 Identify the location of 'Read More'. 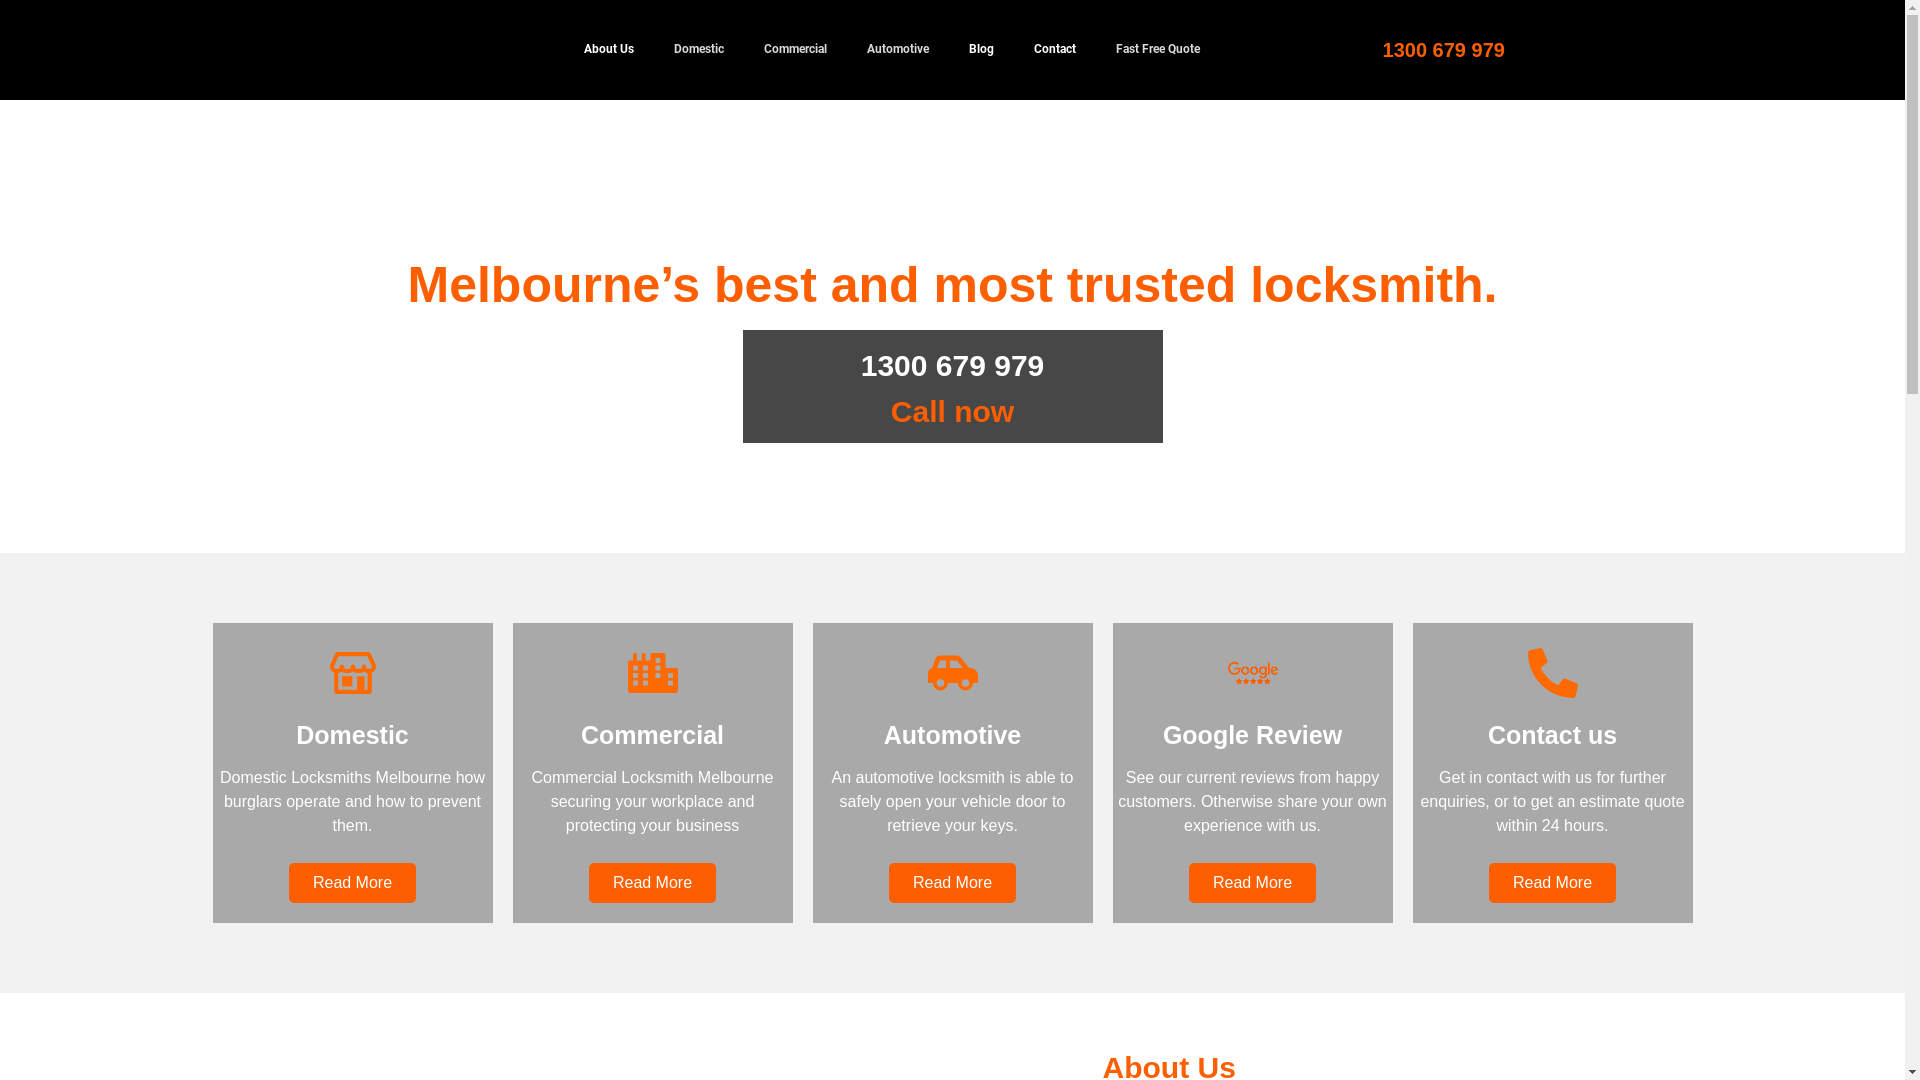
(352, 882).